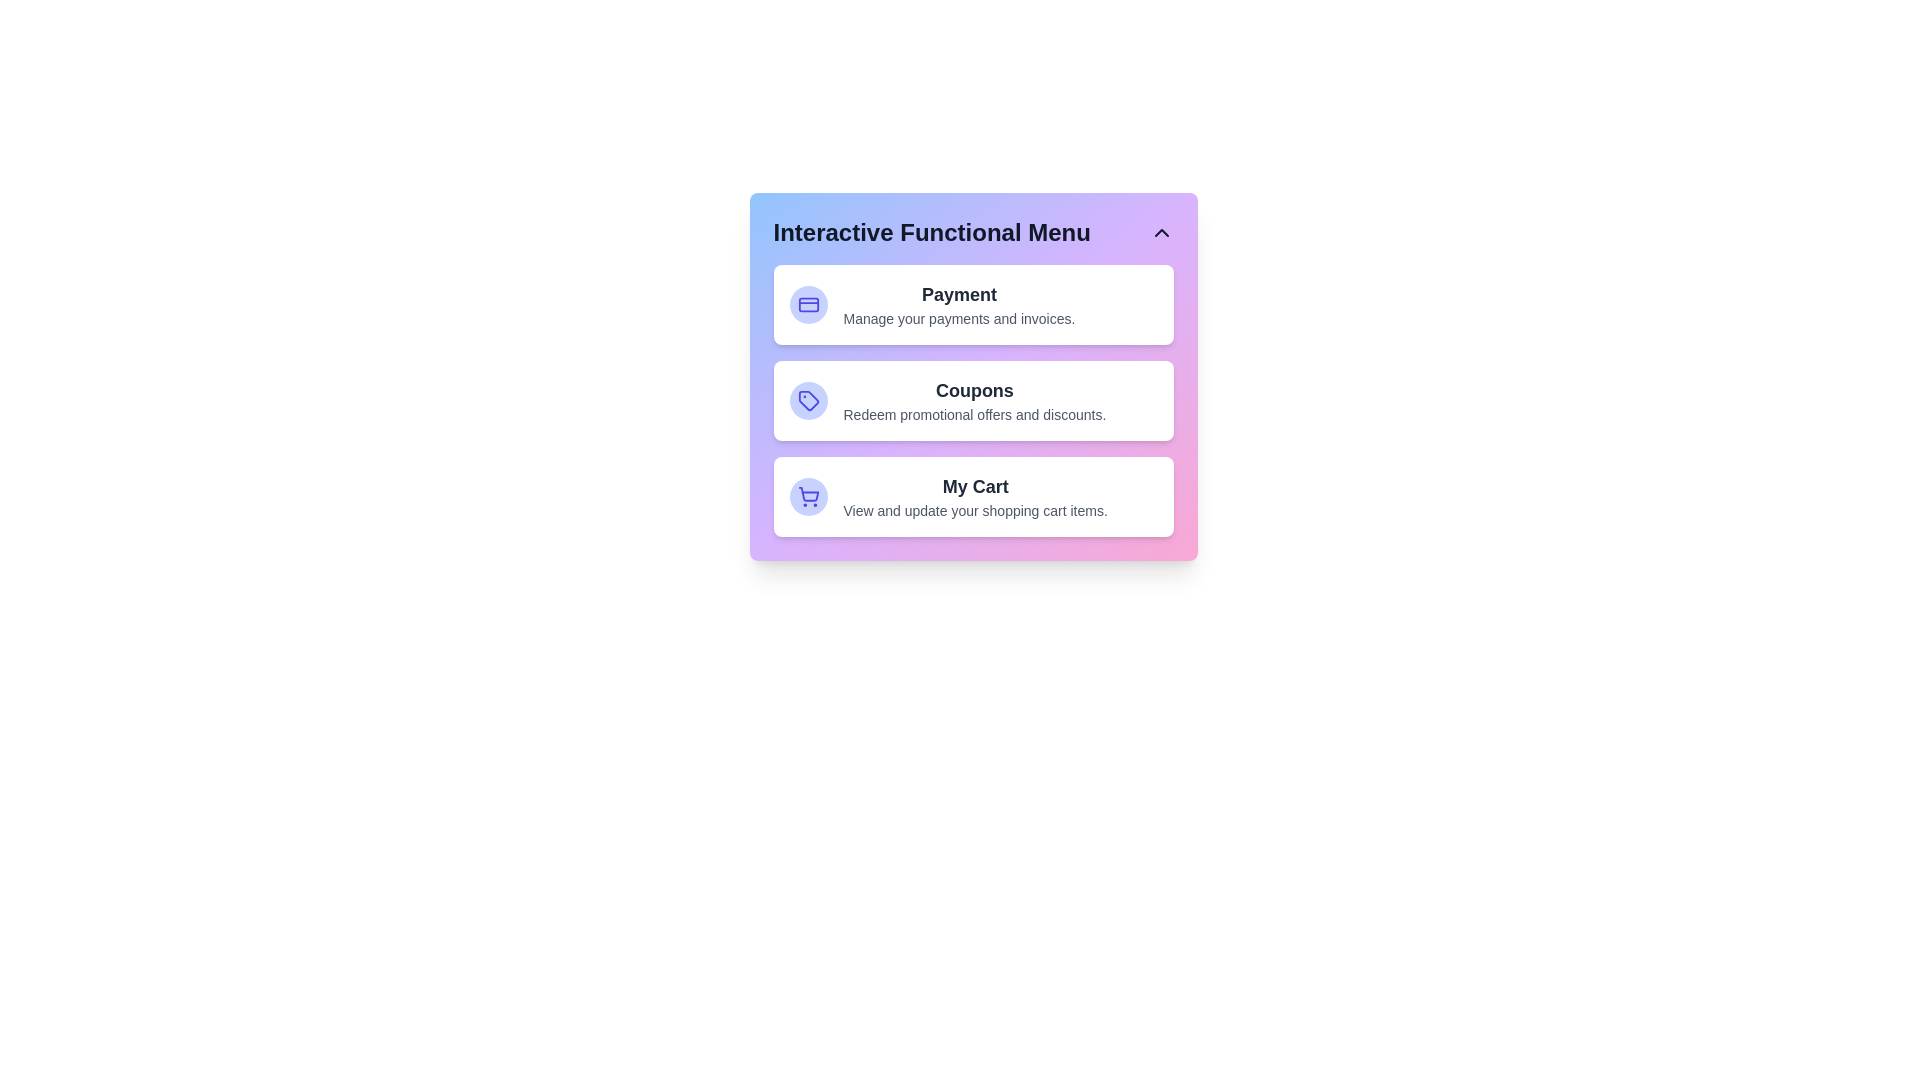 This screenshot has width=1920, height=1080. I want to click on the menu item My Cart to view its hover effect, so click(973, 496).